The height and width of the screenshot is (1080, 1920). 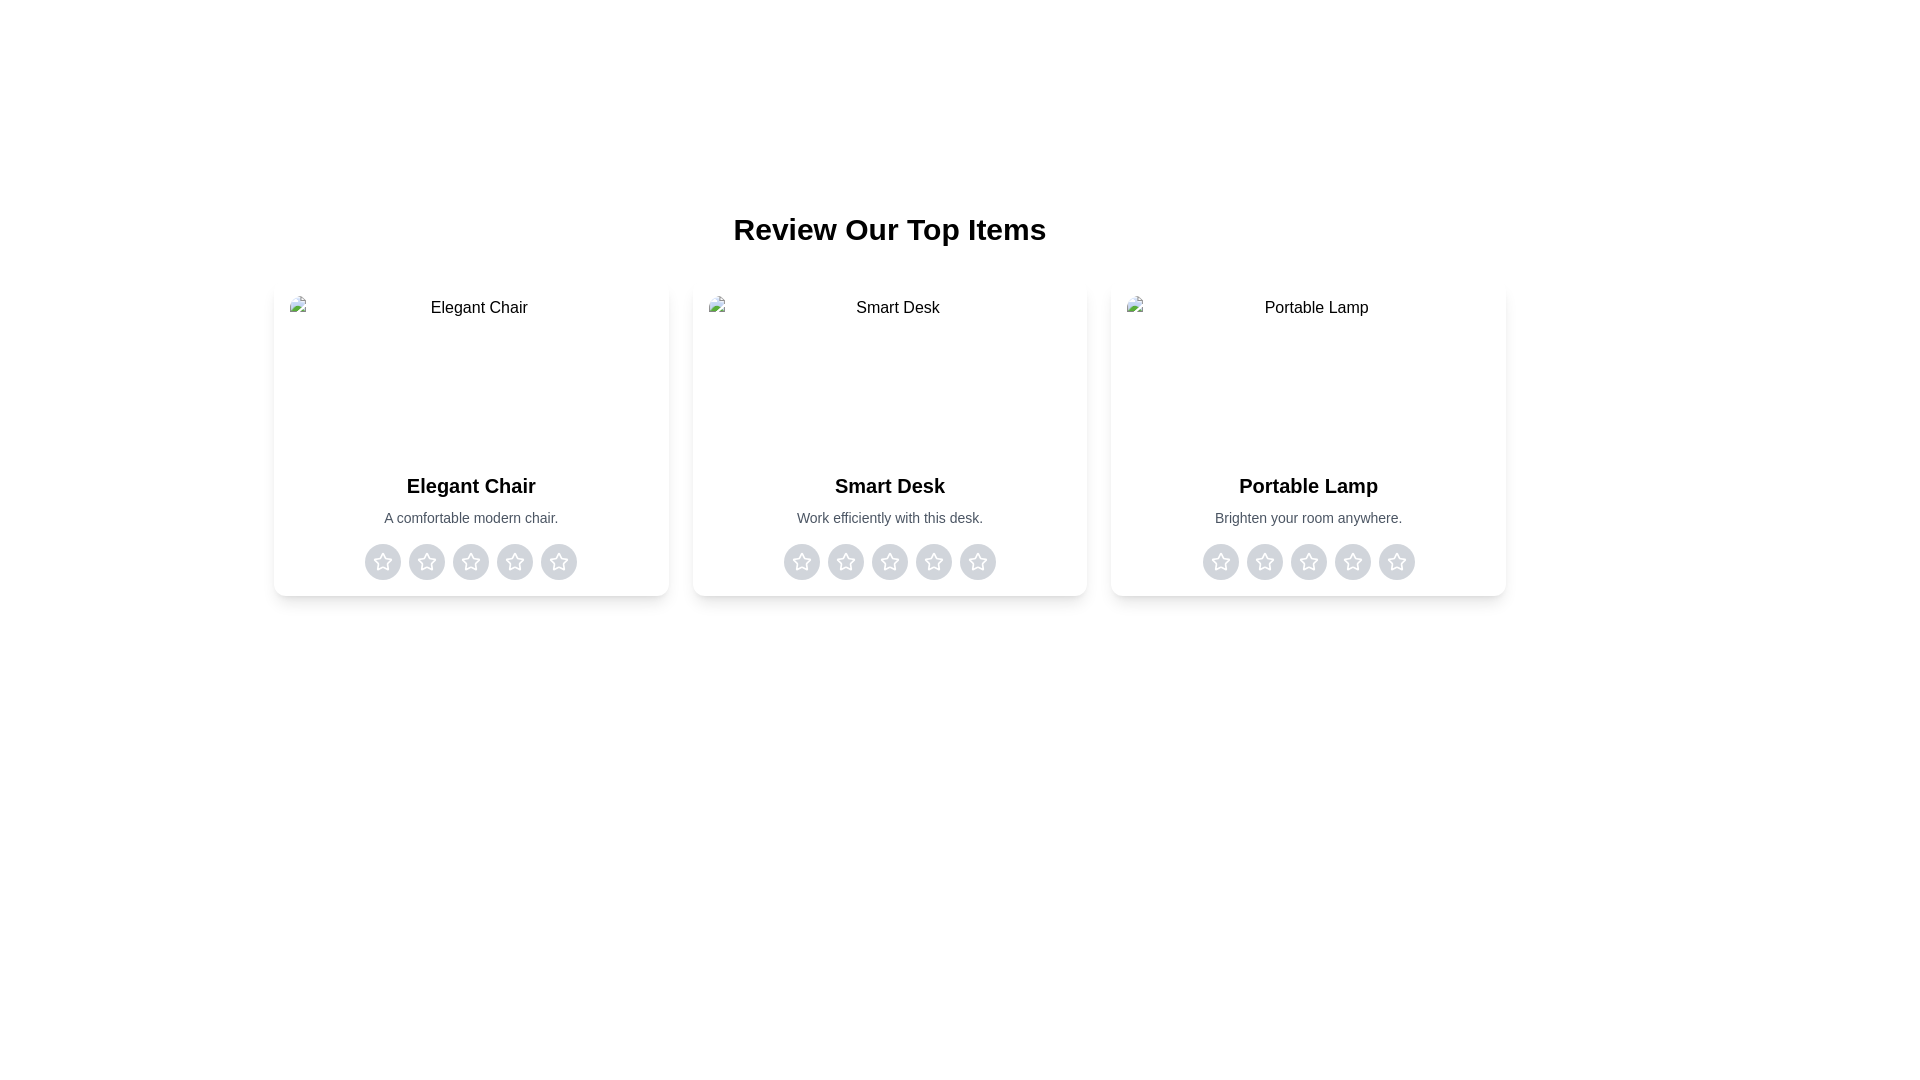 What do you see at coordinates (887, 562) in the screenshot?
I see `the rating for the item 'Smart Desk' to 3 stars` at bounding box center [887, 562].